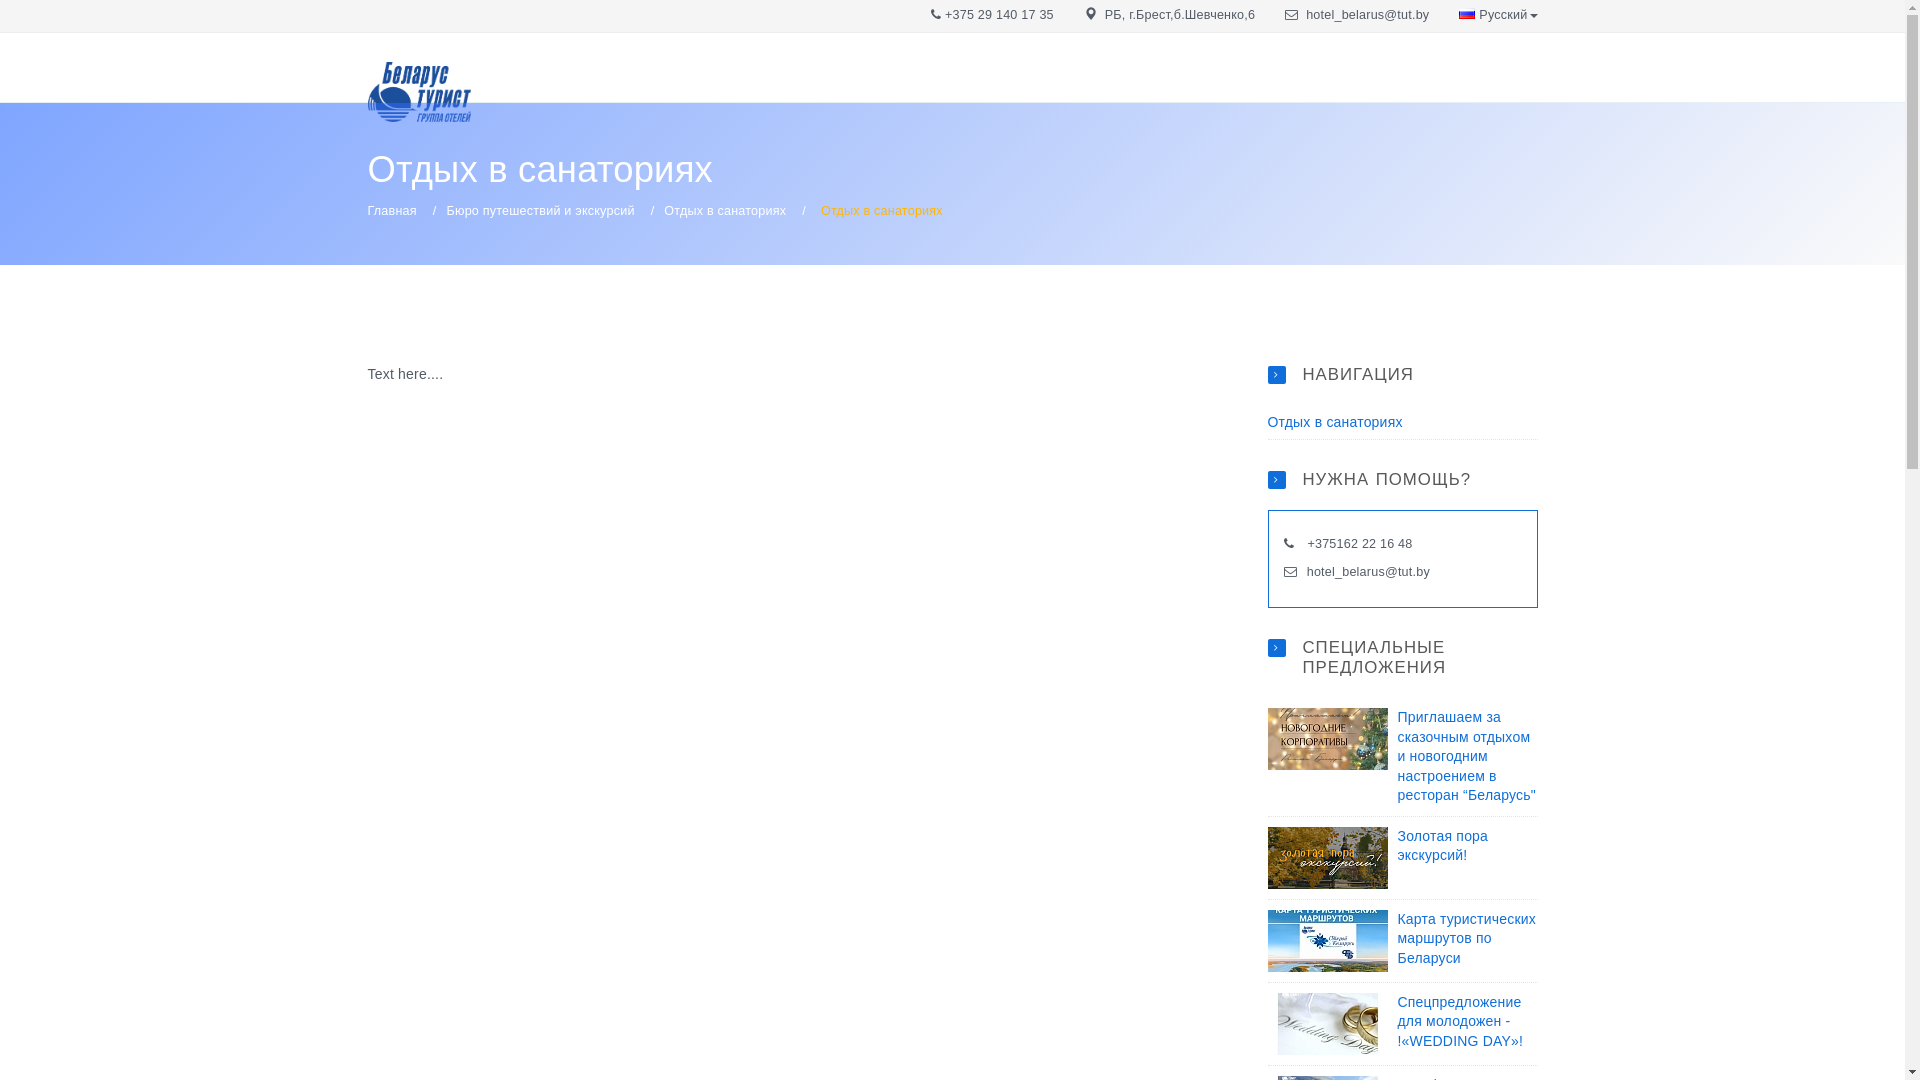 This screenshot has width=1920, height=1080. Describe the element at coordinates (1367, 571) in the screenshot. I see `'hotel_belarus@tut.by'` at that location.